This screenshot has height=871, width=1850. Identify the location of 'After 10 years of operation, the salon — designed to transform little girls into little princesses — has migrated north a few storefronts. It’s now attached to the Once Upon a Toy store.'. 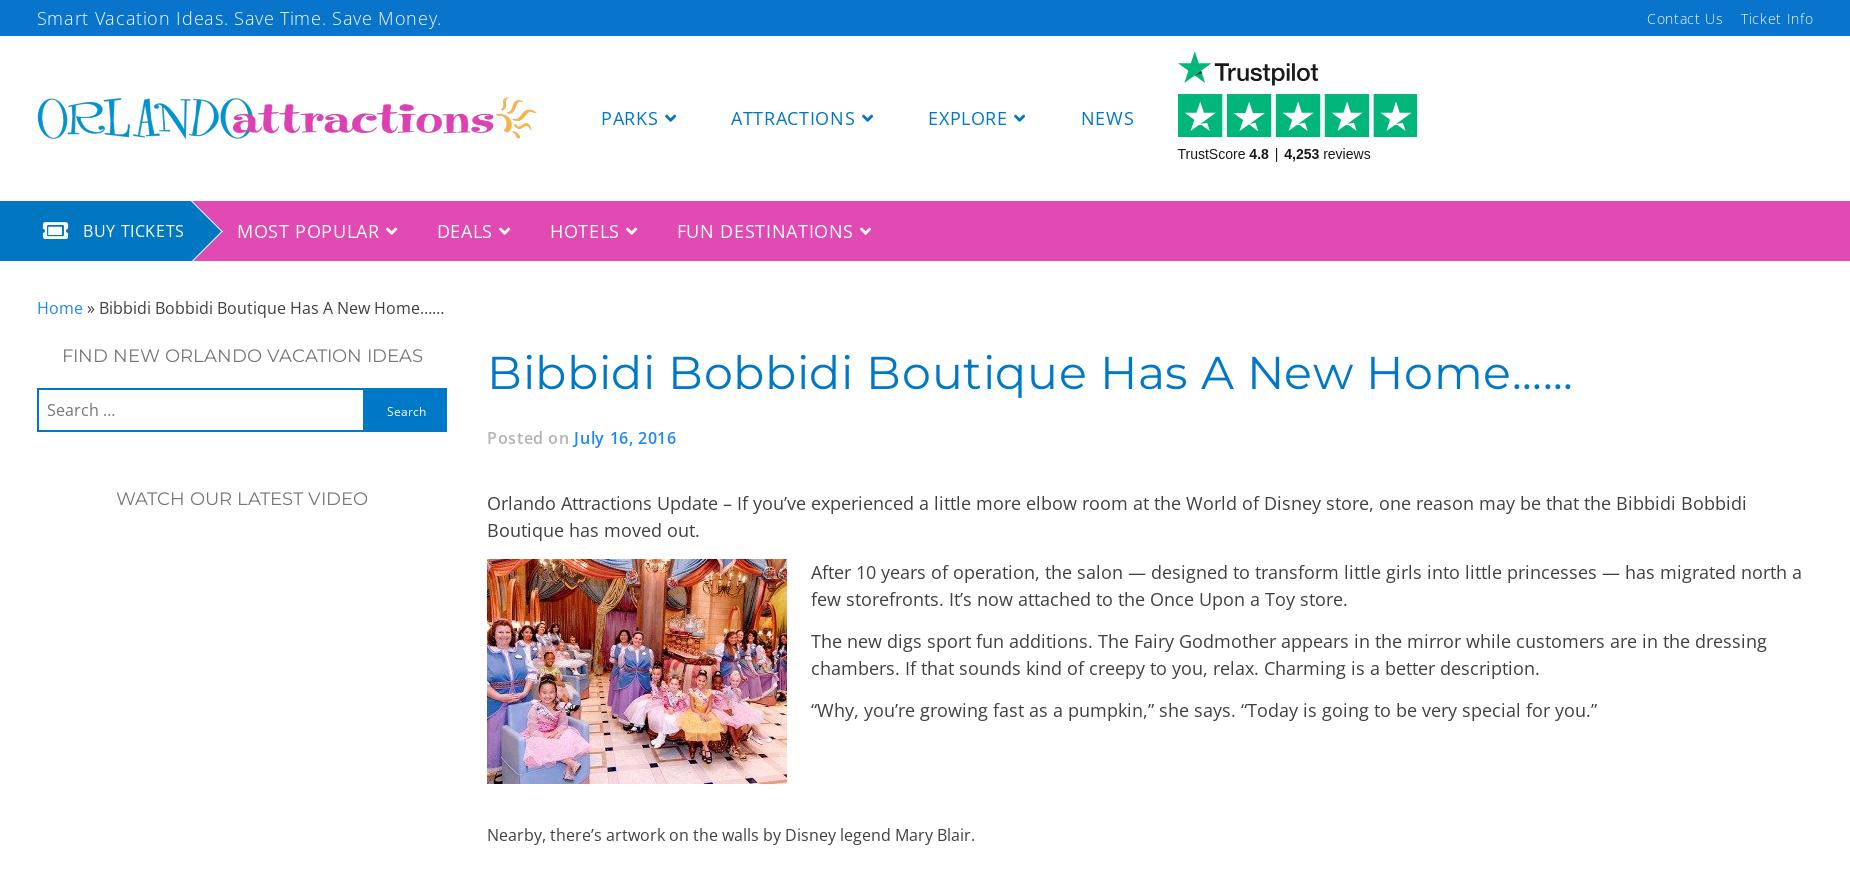
(1305, 584).